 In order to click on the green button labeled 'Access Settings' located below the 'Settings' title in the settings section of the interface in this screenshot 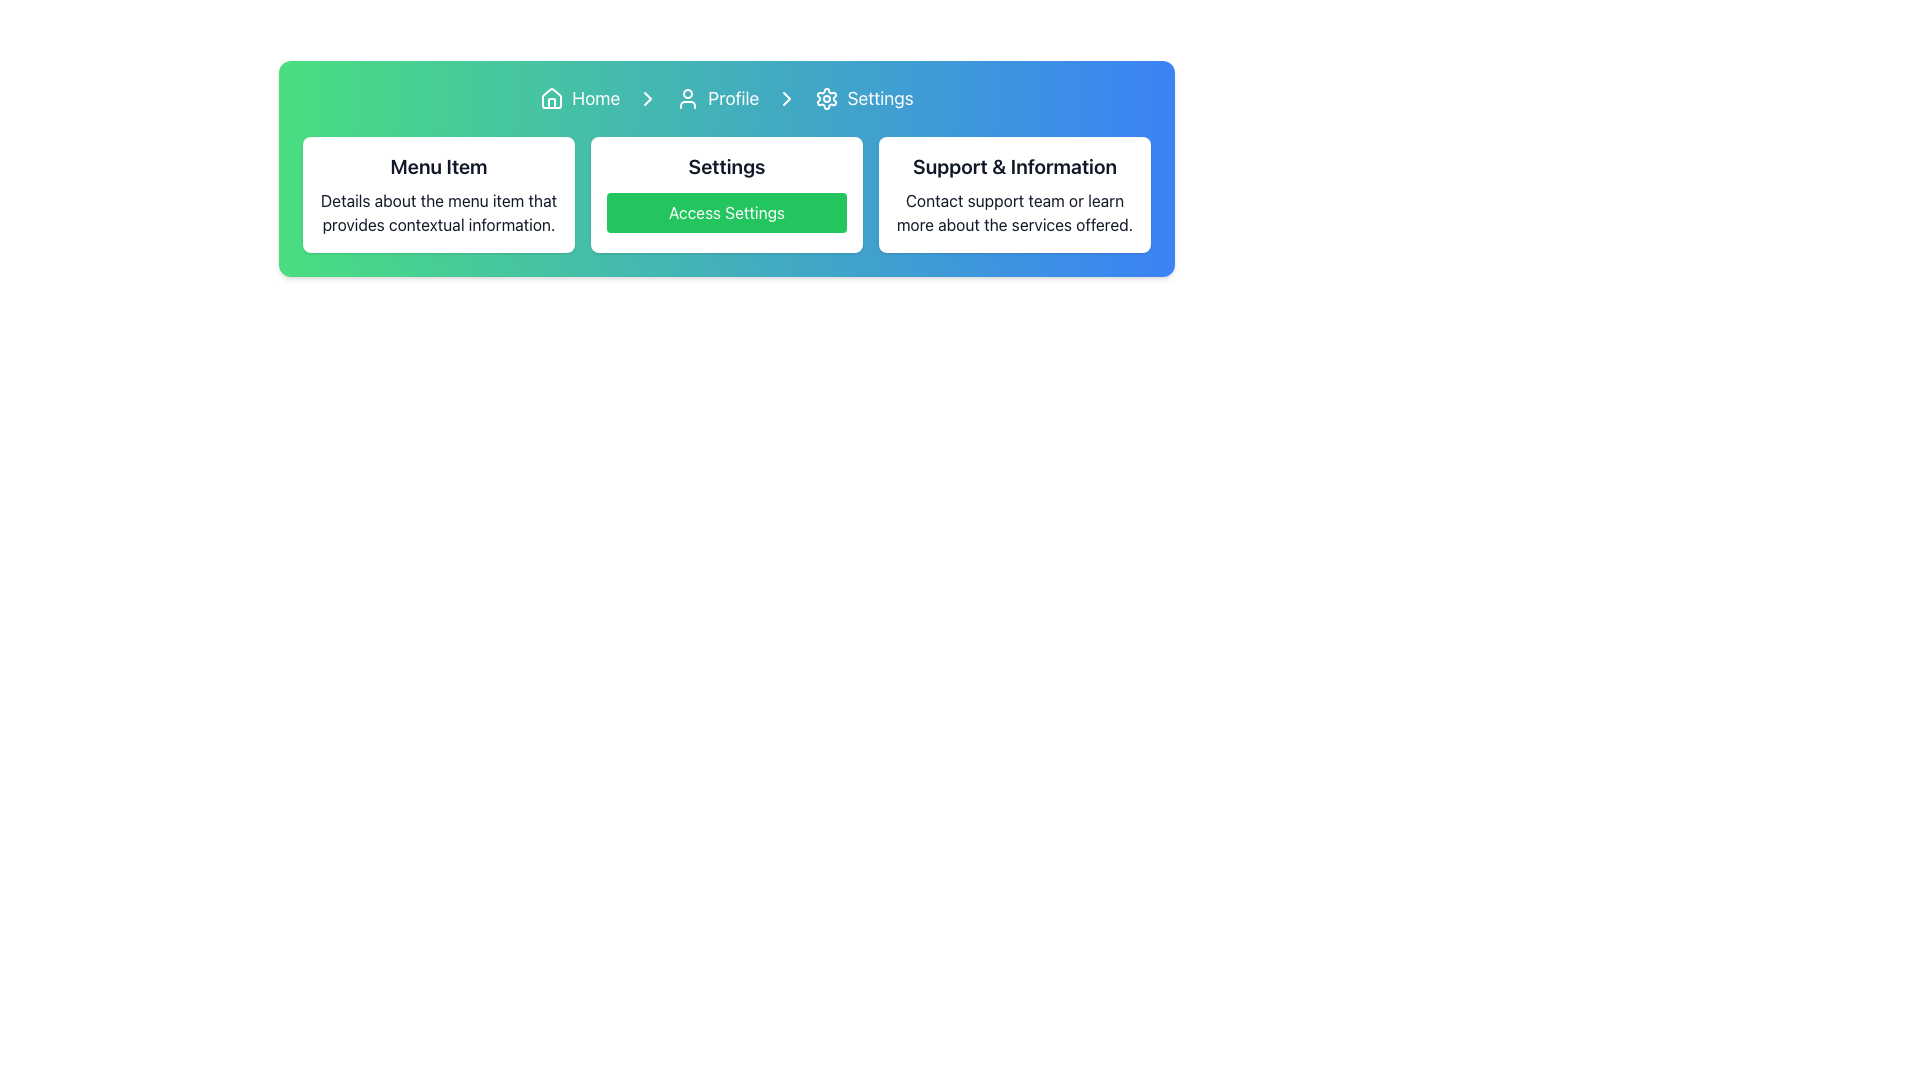, I will do `click(725, 212)`.